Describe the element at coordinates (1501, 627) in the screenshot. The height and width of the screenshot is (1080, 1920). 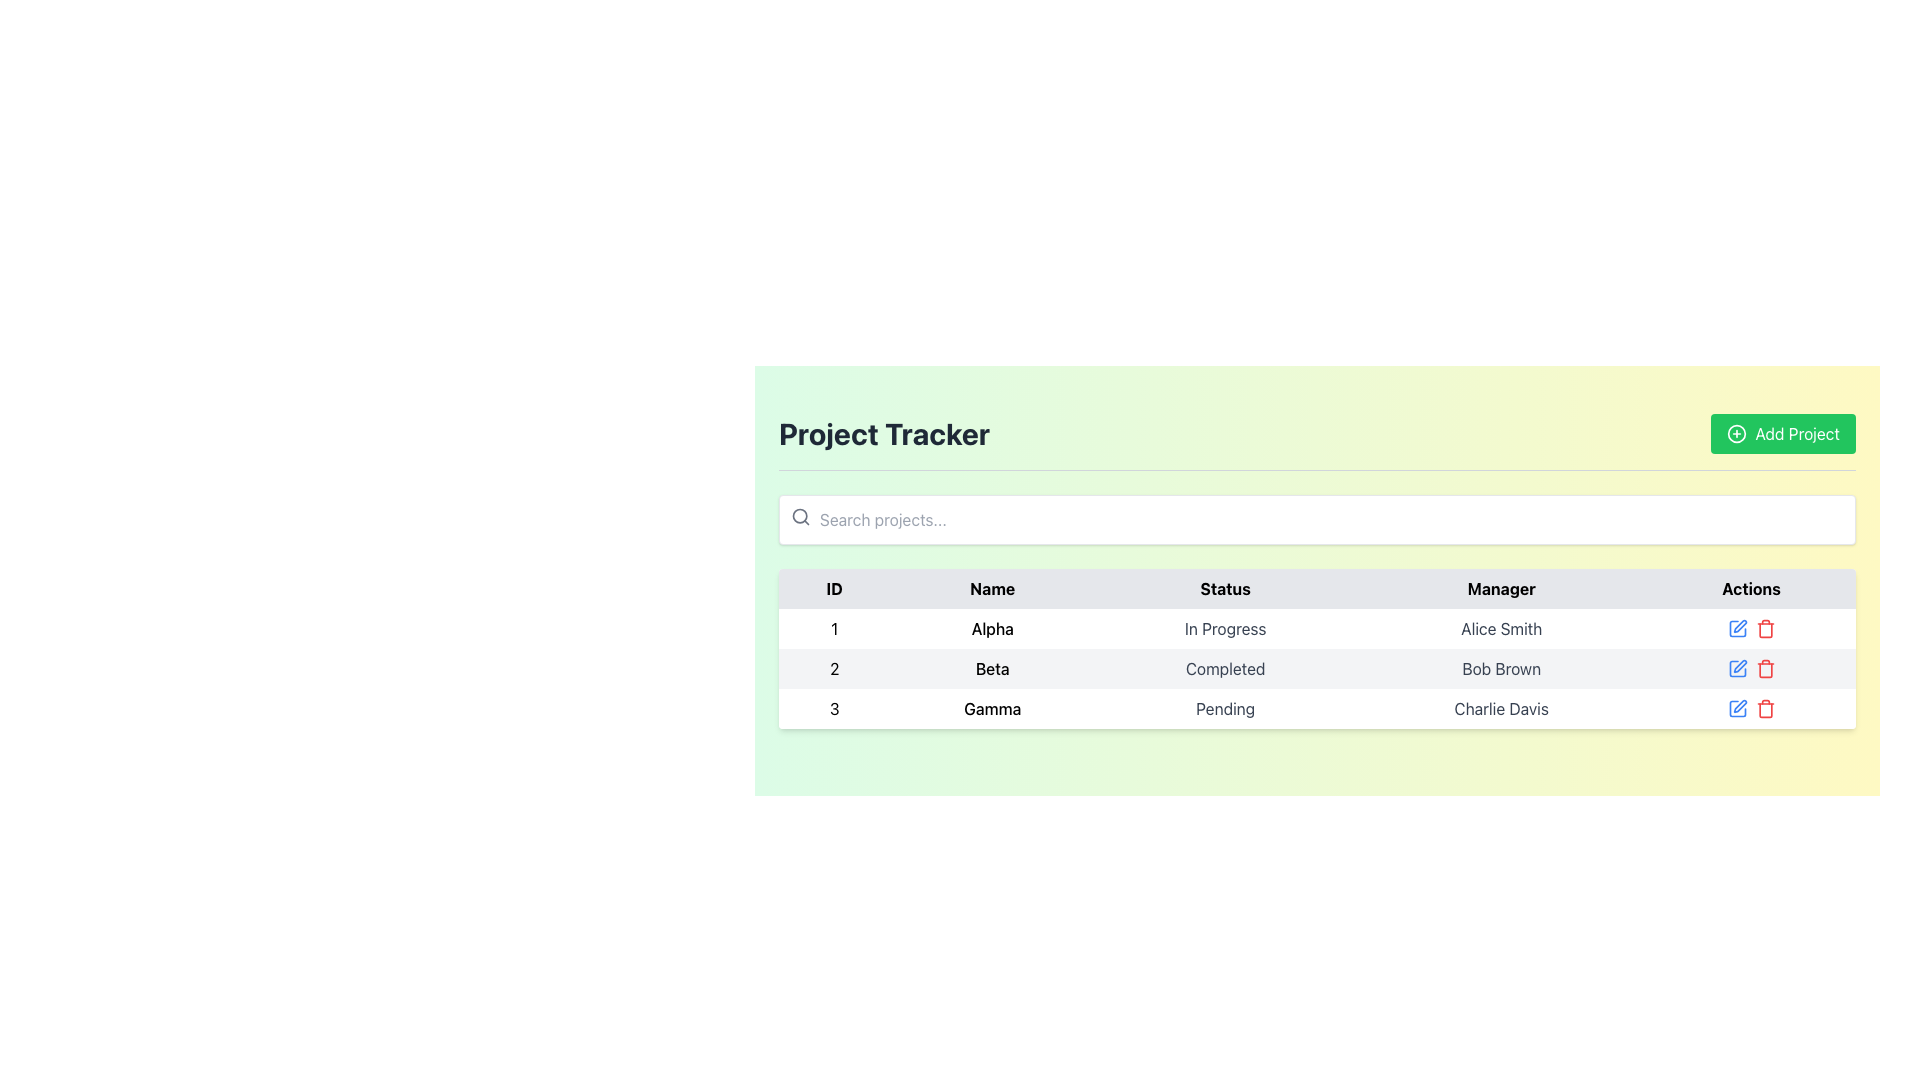
I see `the Text Display element that shows 'Alice Smith' in the Manager column of the first row of the data table, located between the 'Status' and 'Actions' columns` at that location.